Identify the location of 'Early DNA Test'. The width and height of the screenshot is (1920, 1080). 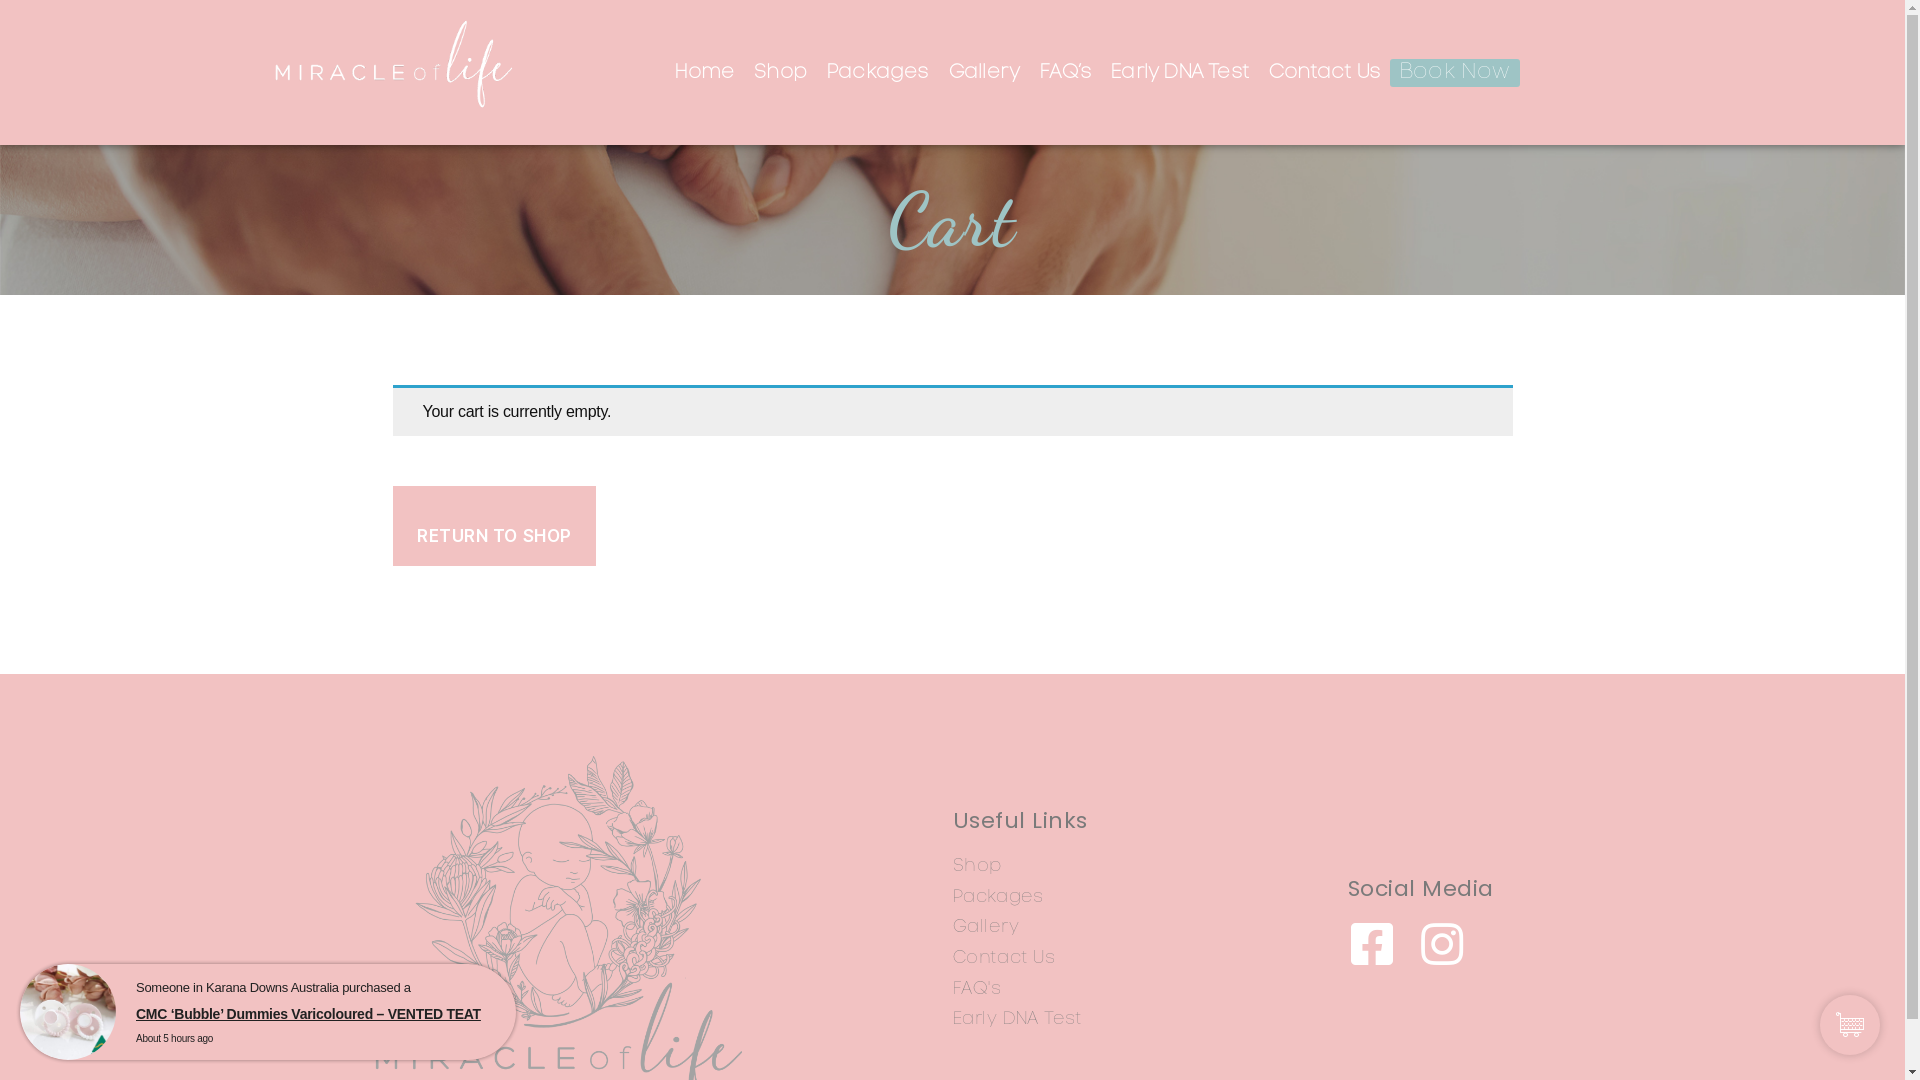
(1099, 71).